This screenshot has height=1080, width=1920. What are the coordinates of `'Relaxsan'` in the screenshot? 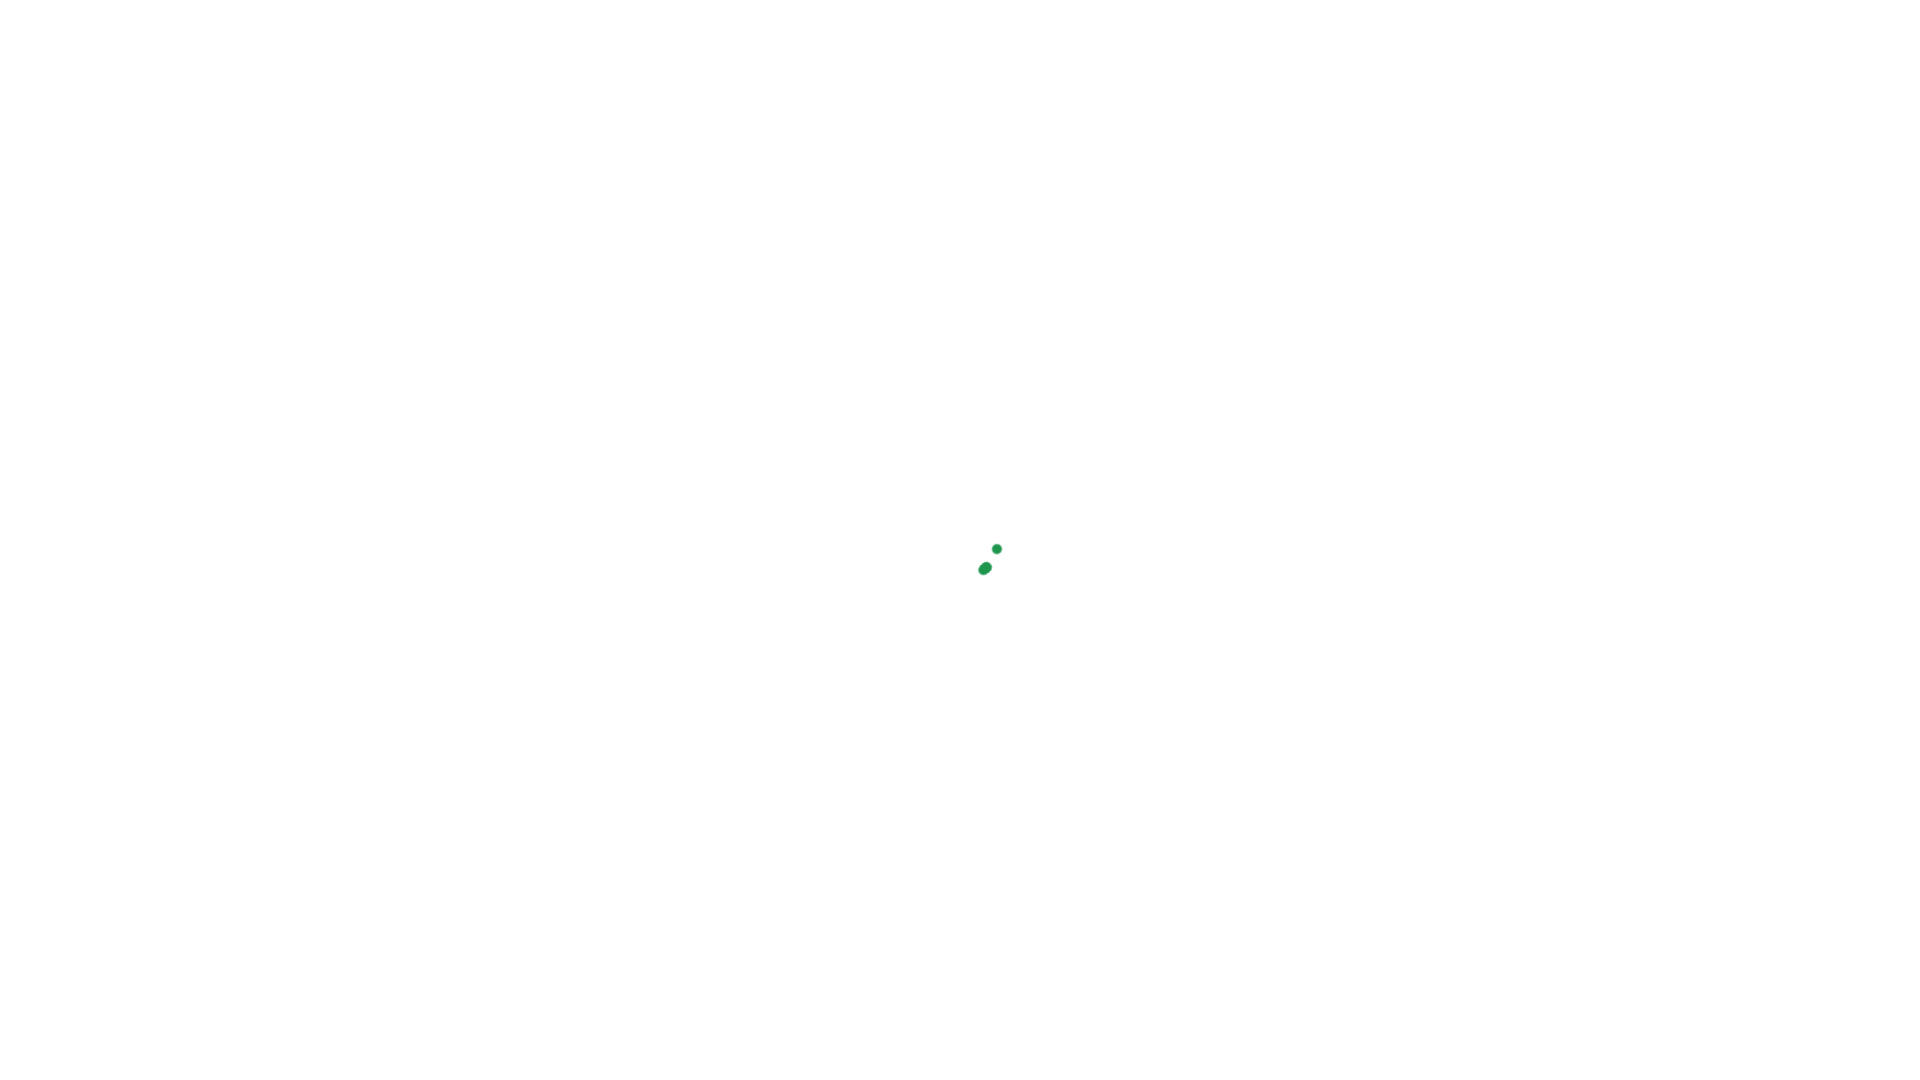 It's located at (450, 83).